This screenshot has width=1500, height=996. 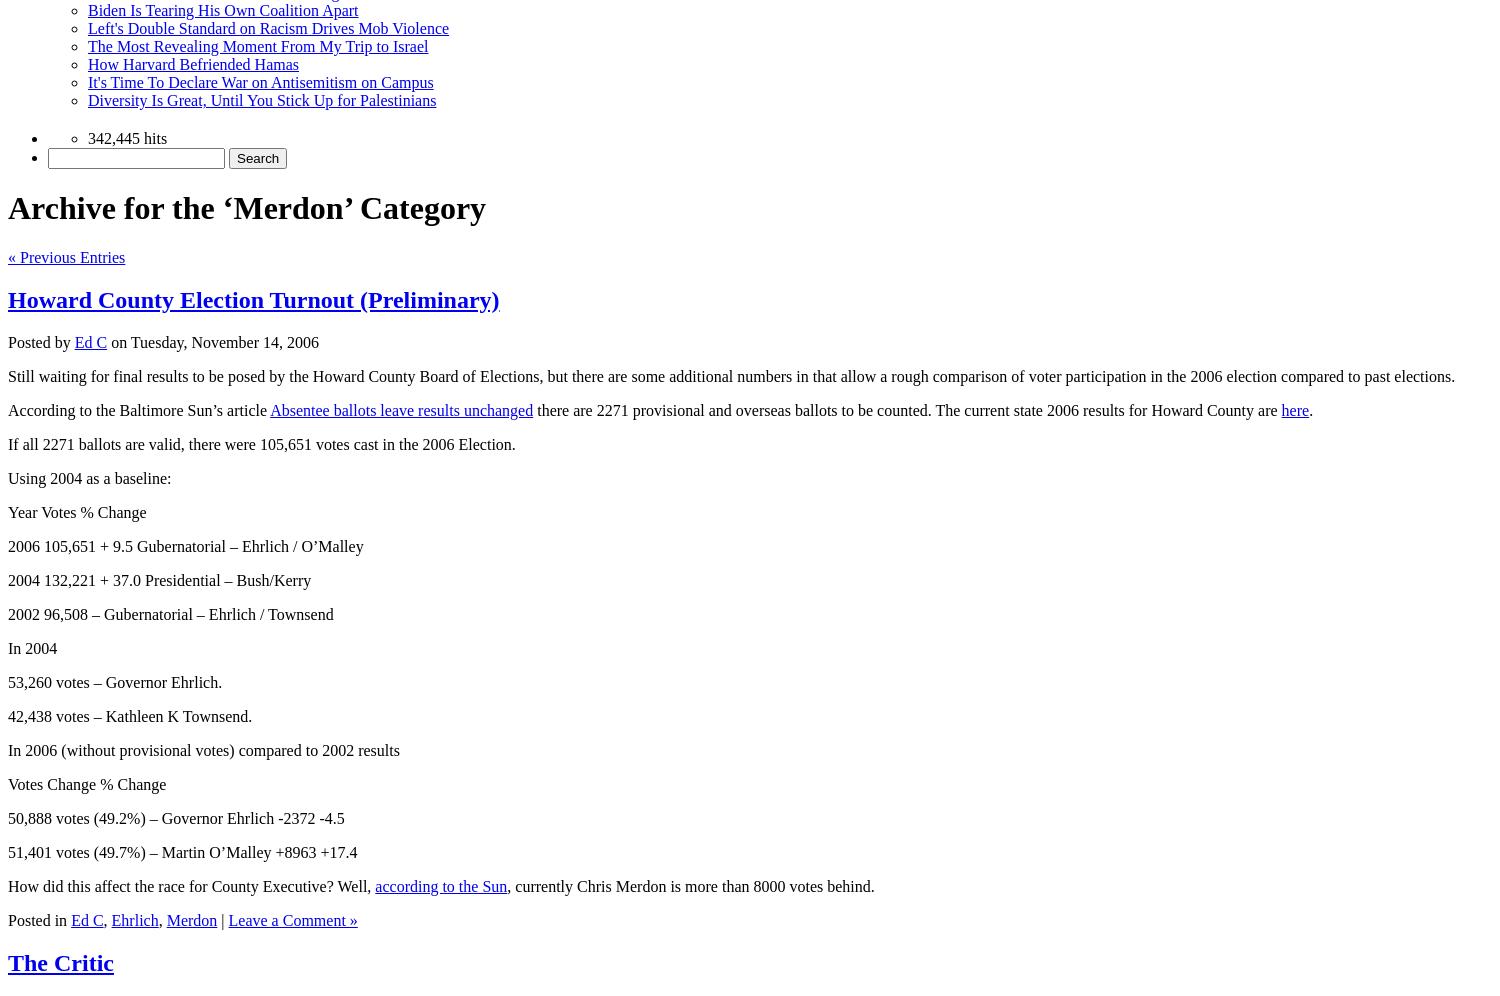 I want to click on 'How did this affect the race for County Executive?', so click(x=170, y=884).